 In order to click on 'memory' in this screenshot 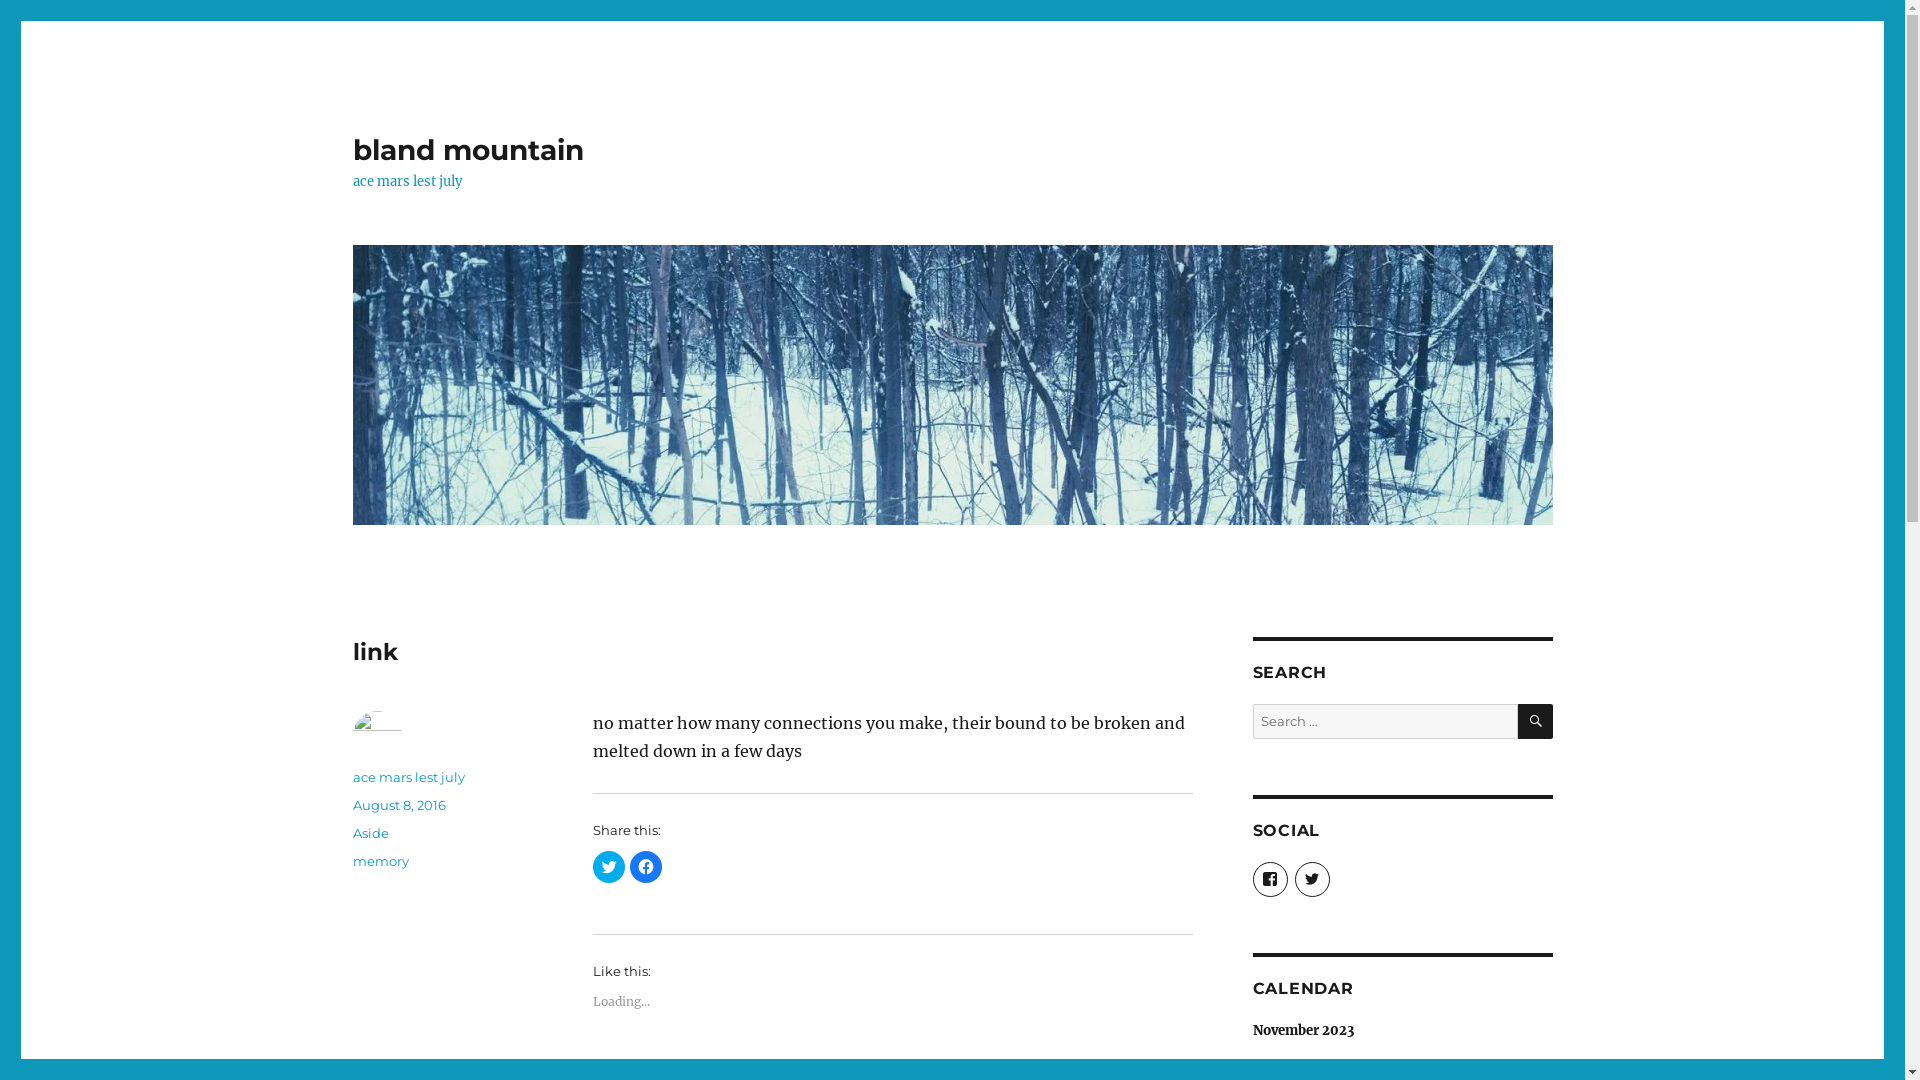, I will do `click(379, 859)`.